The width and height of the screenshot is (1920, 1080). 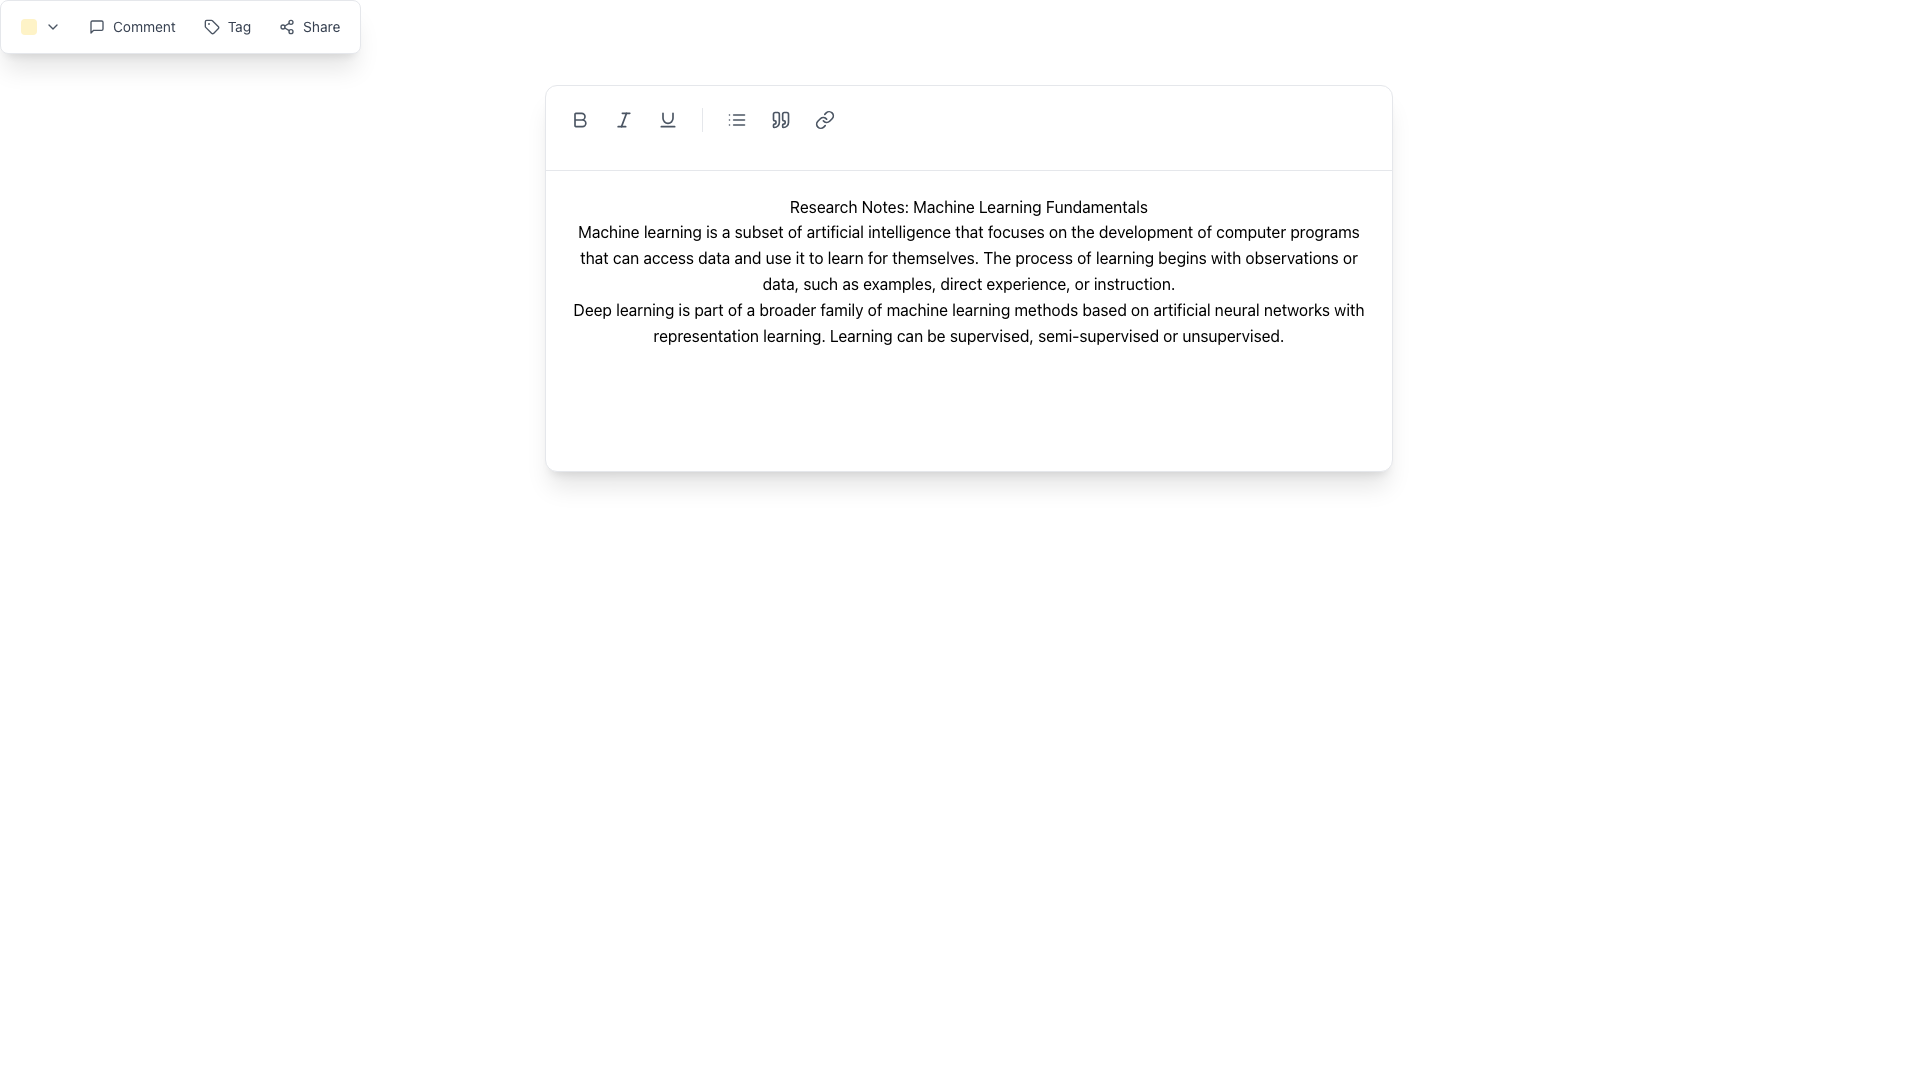 What do you see at coordinates (825, 119) in the screenshot?
I see `the hyperlink button, which is represented by a gray chain or link icon in the toolbar, the seventh item from the left` at bounding box center [825, 119].